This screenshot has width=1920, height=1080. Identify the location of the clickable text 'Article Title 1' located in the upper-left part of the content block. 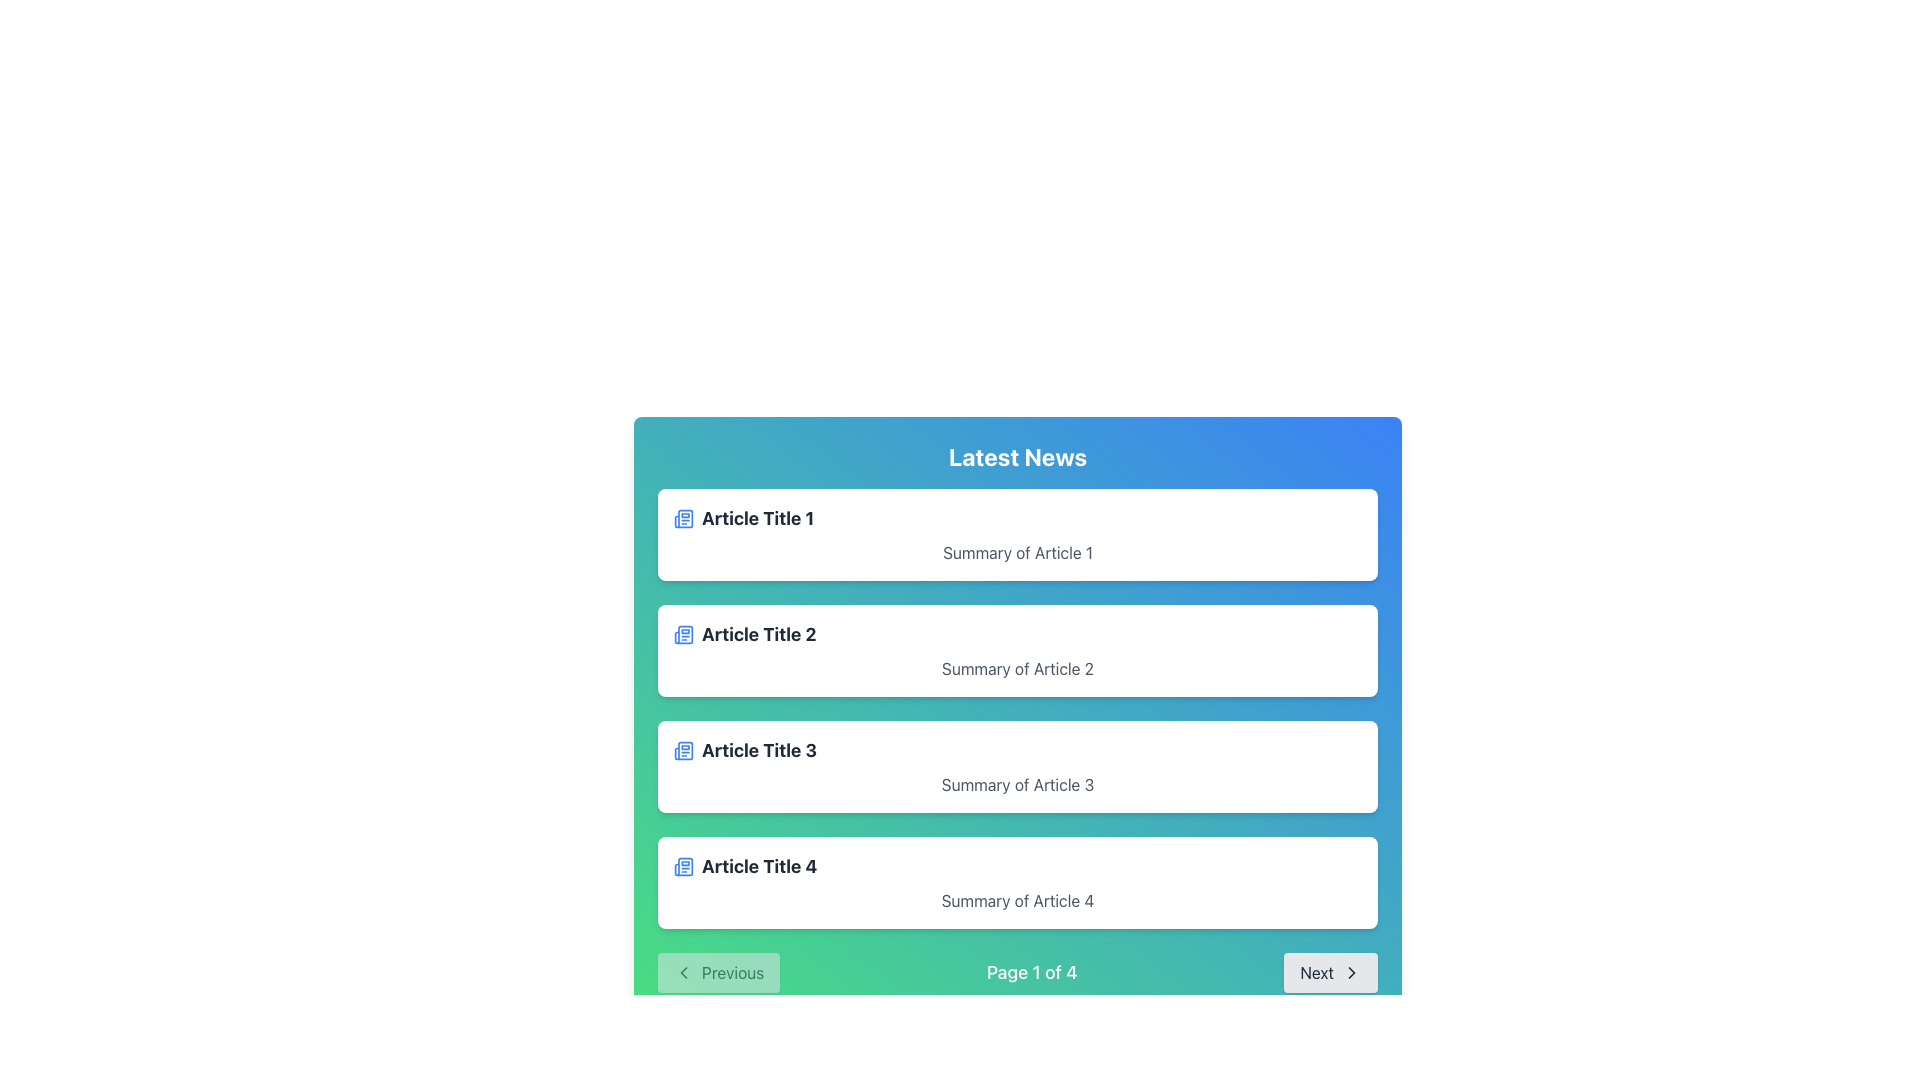
(757, 518).